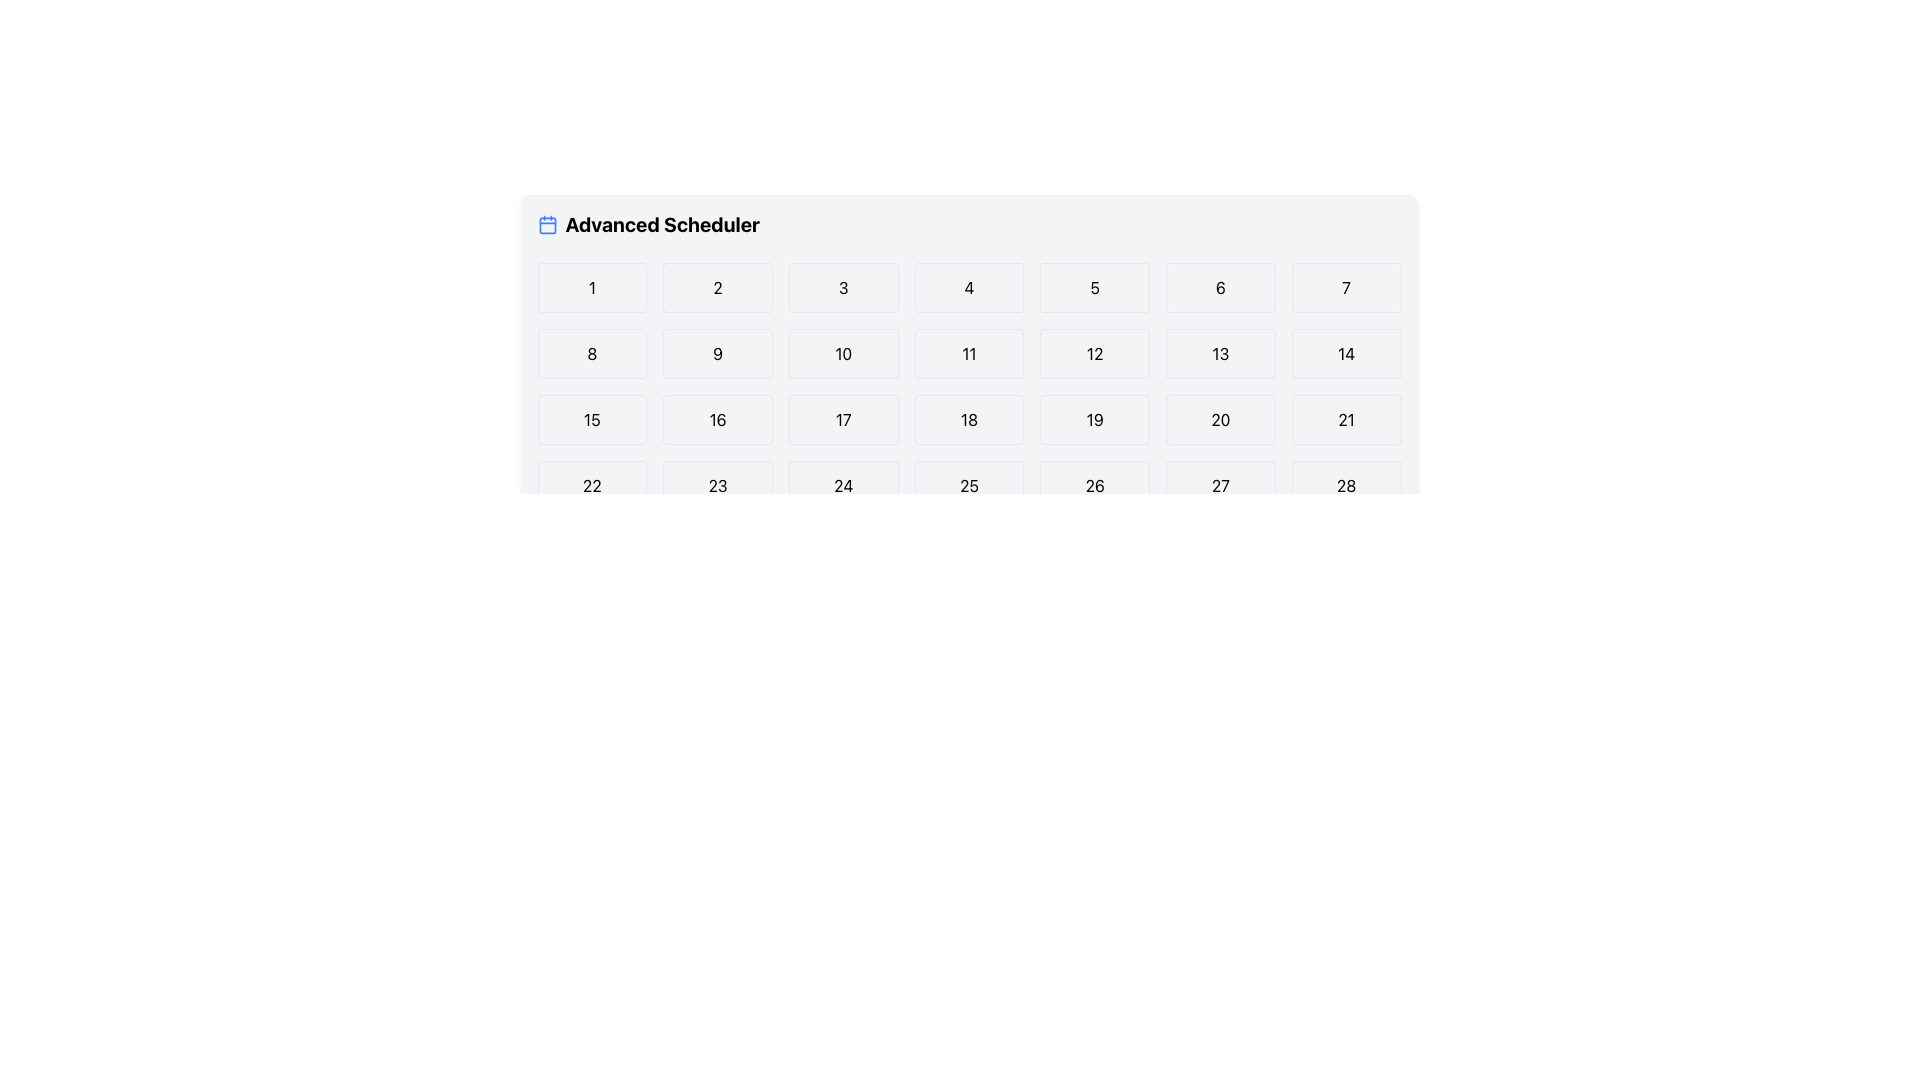 Image resolution: width=1920 pixels, height=1080 pixels. I want to click on the interactive calendar day selector labeled '13' located in the second row and sixth column under the 'Advanced Scheduler' header, so click(1219, 353).